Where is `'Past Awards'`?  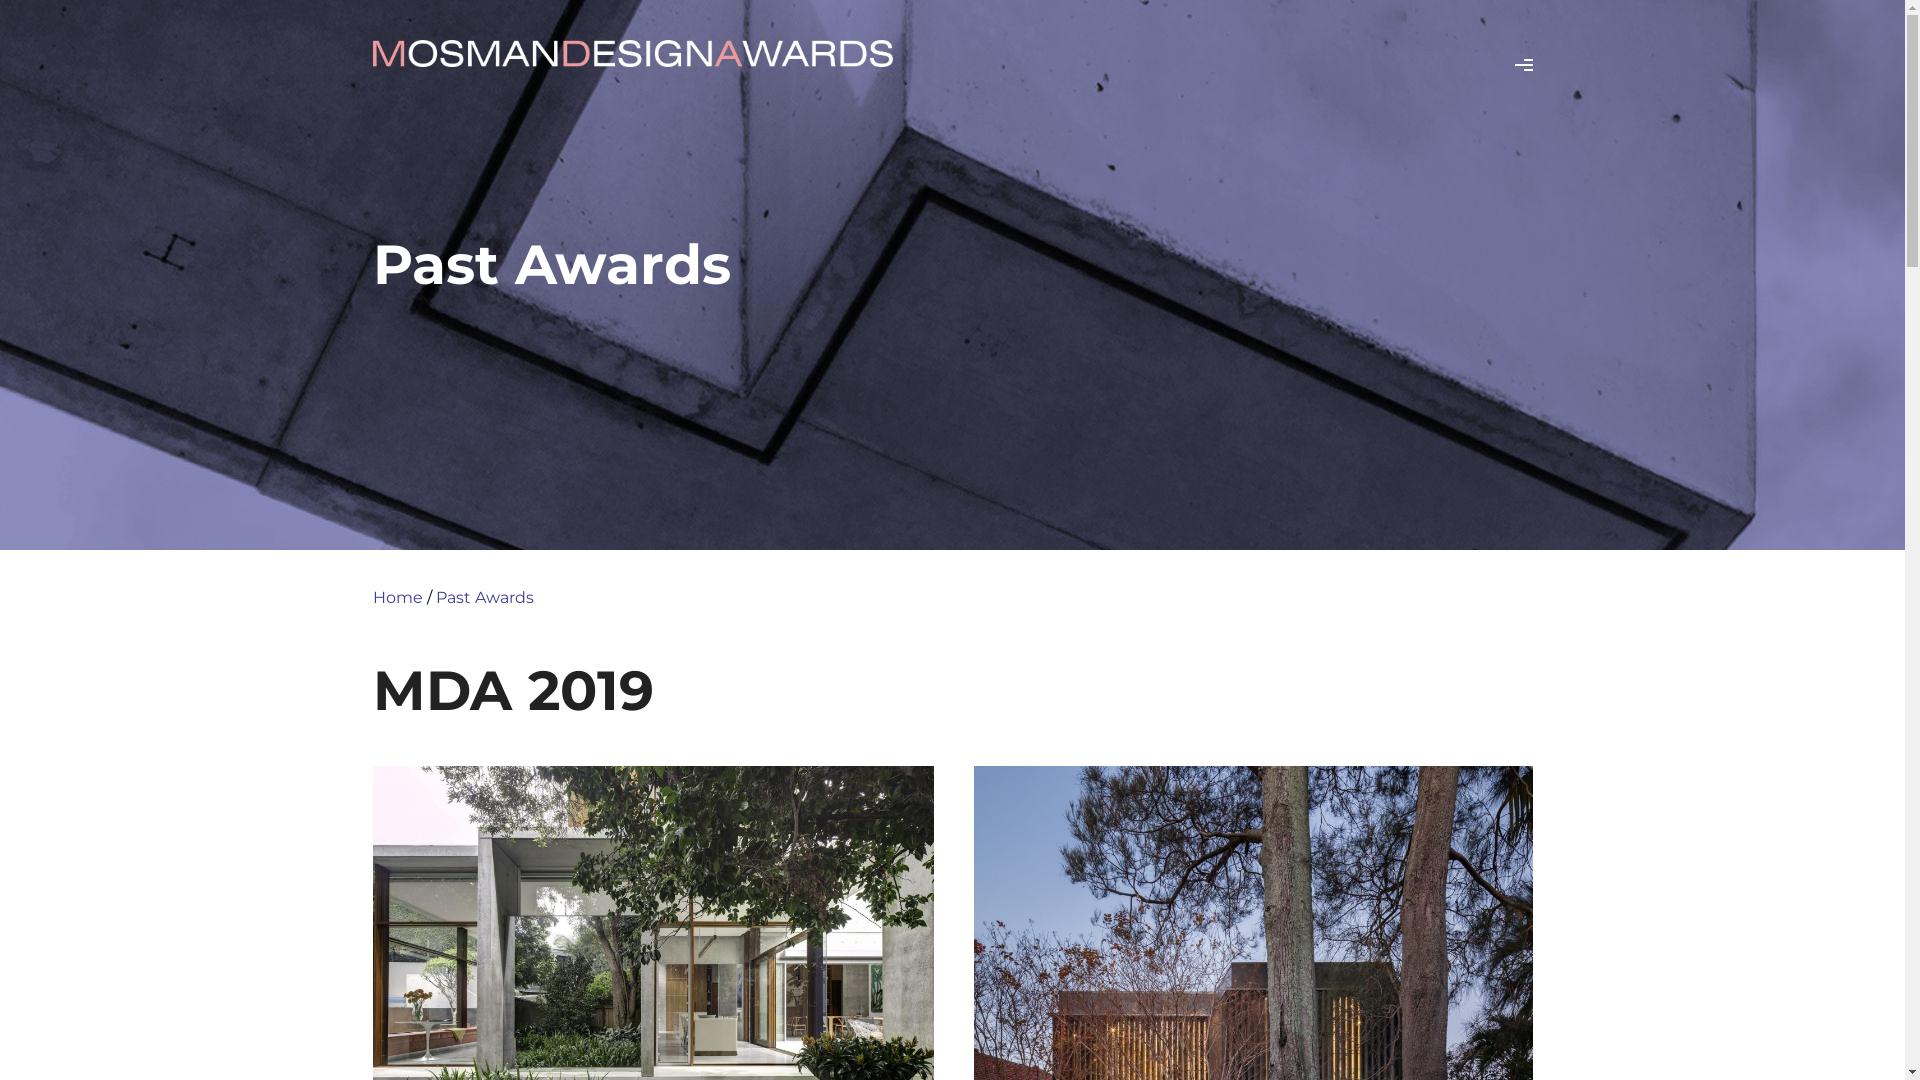 'Past Awards' is located at coordinates (484, 596).